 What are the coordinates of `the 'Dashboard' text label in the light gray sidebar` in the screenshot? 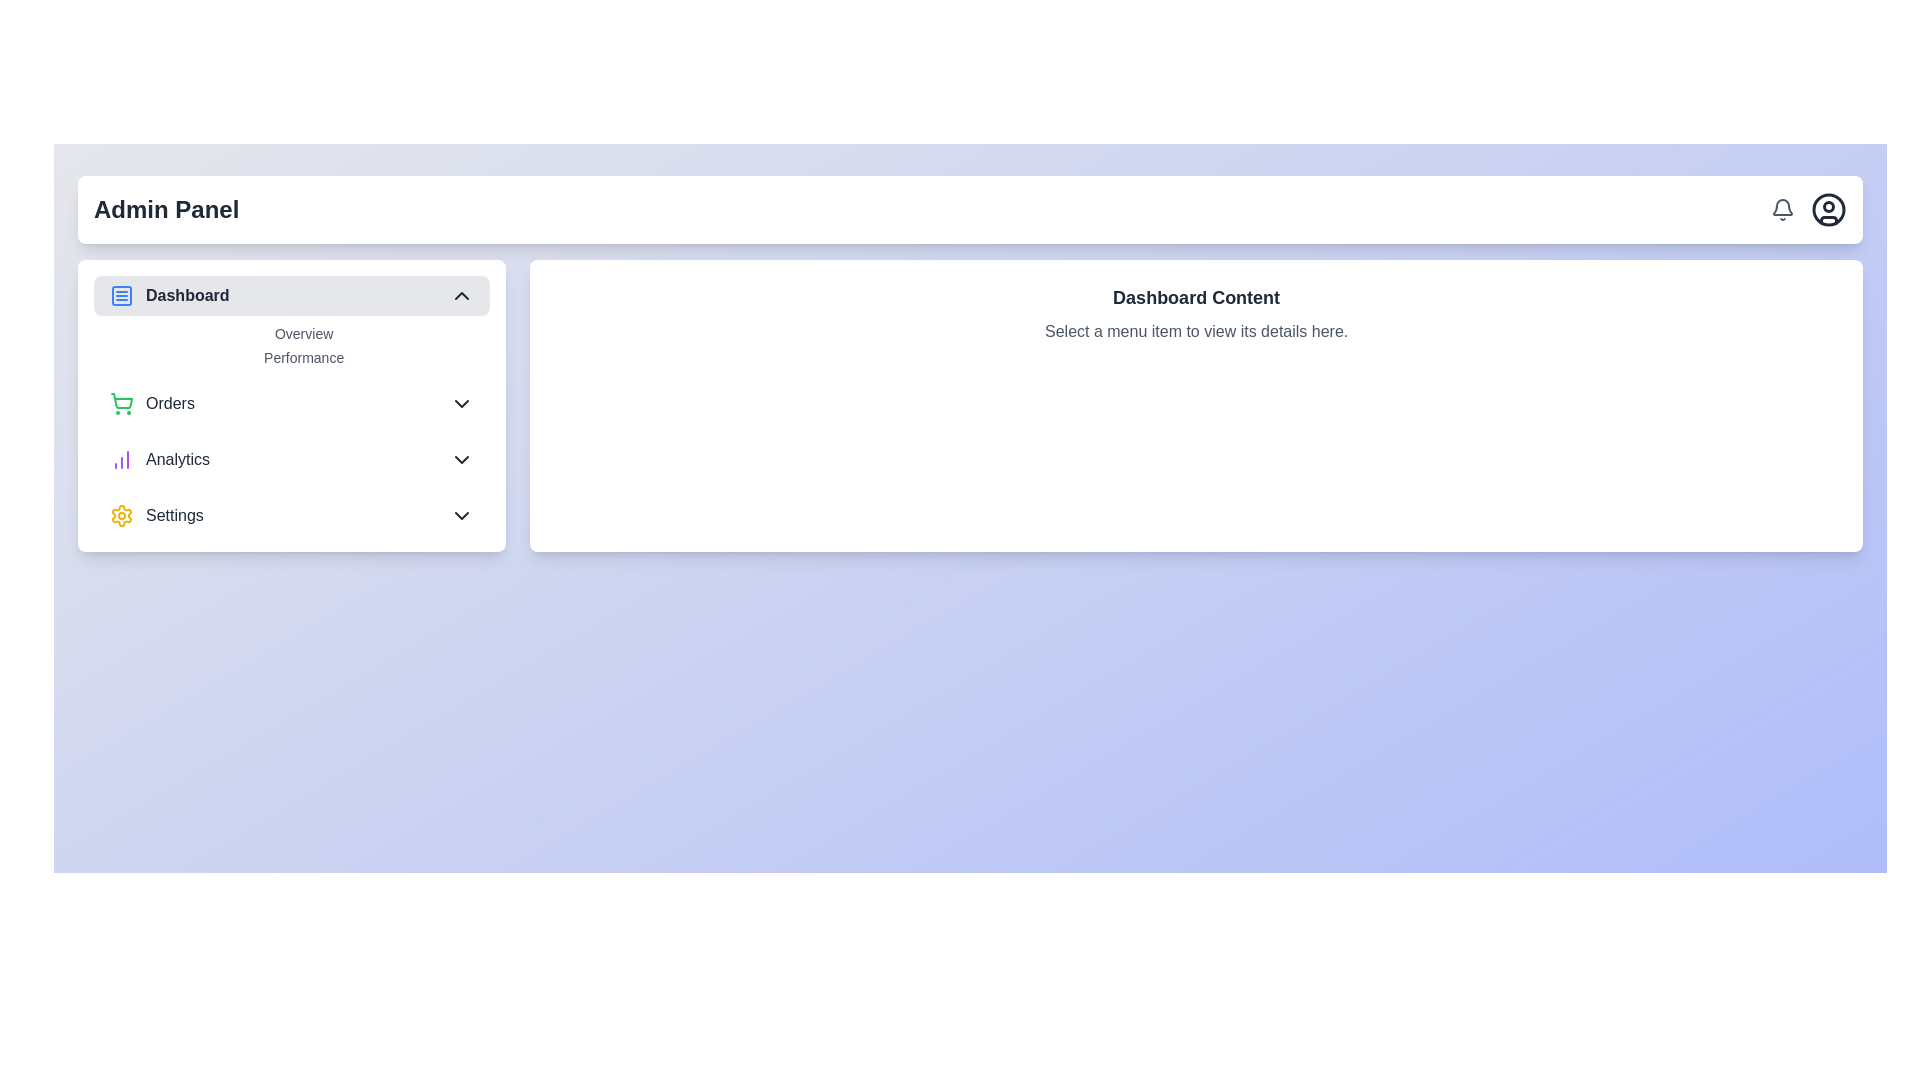 It's located at (187, 296).